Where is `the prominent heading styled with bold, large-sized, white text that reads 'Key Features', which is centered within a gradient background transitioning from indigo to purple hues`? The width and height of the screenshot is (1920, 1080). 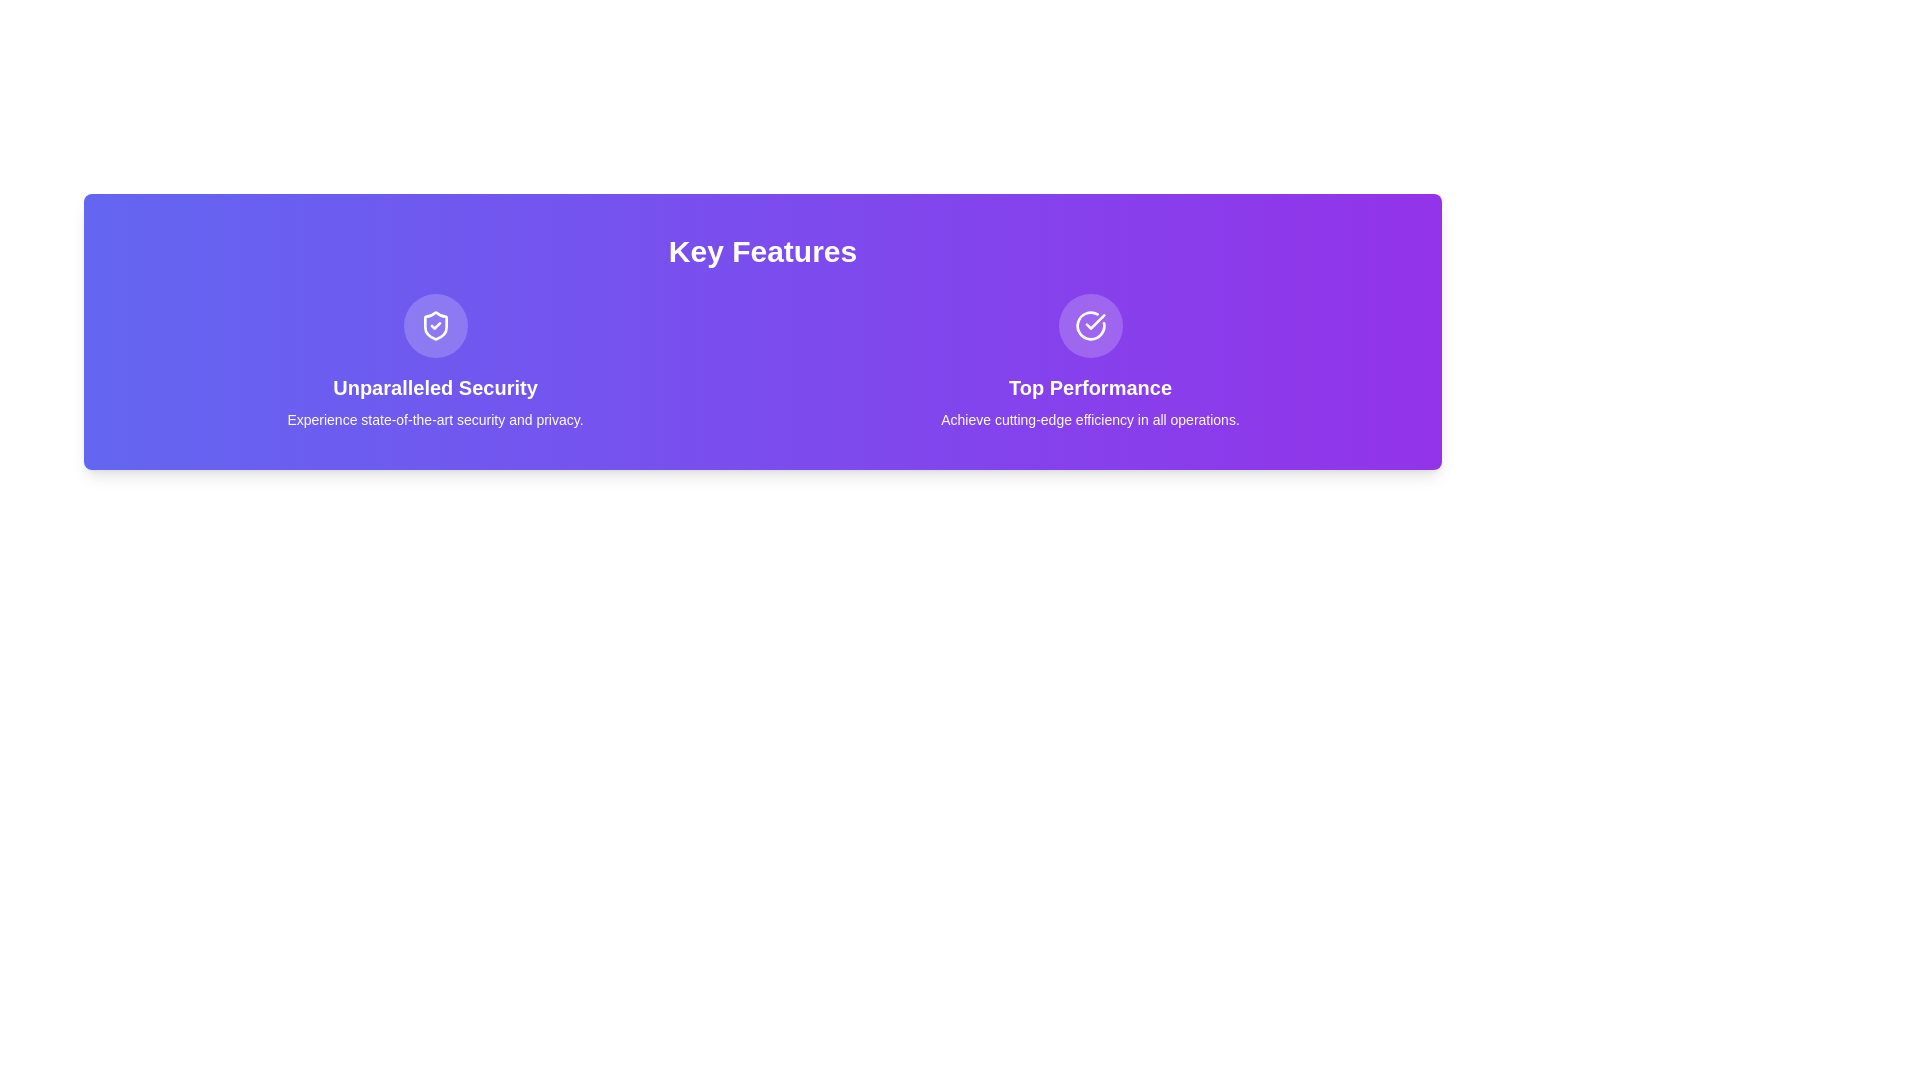 the prominent heading styled with bold, large-sized, white text that reads 'Key Features', which is centered within a gradient background transitioning from indigo to purple hues is located at coordinates (762, 250).